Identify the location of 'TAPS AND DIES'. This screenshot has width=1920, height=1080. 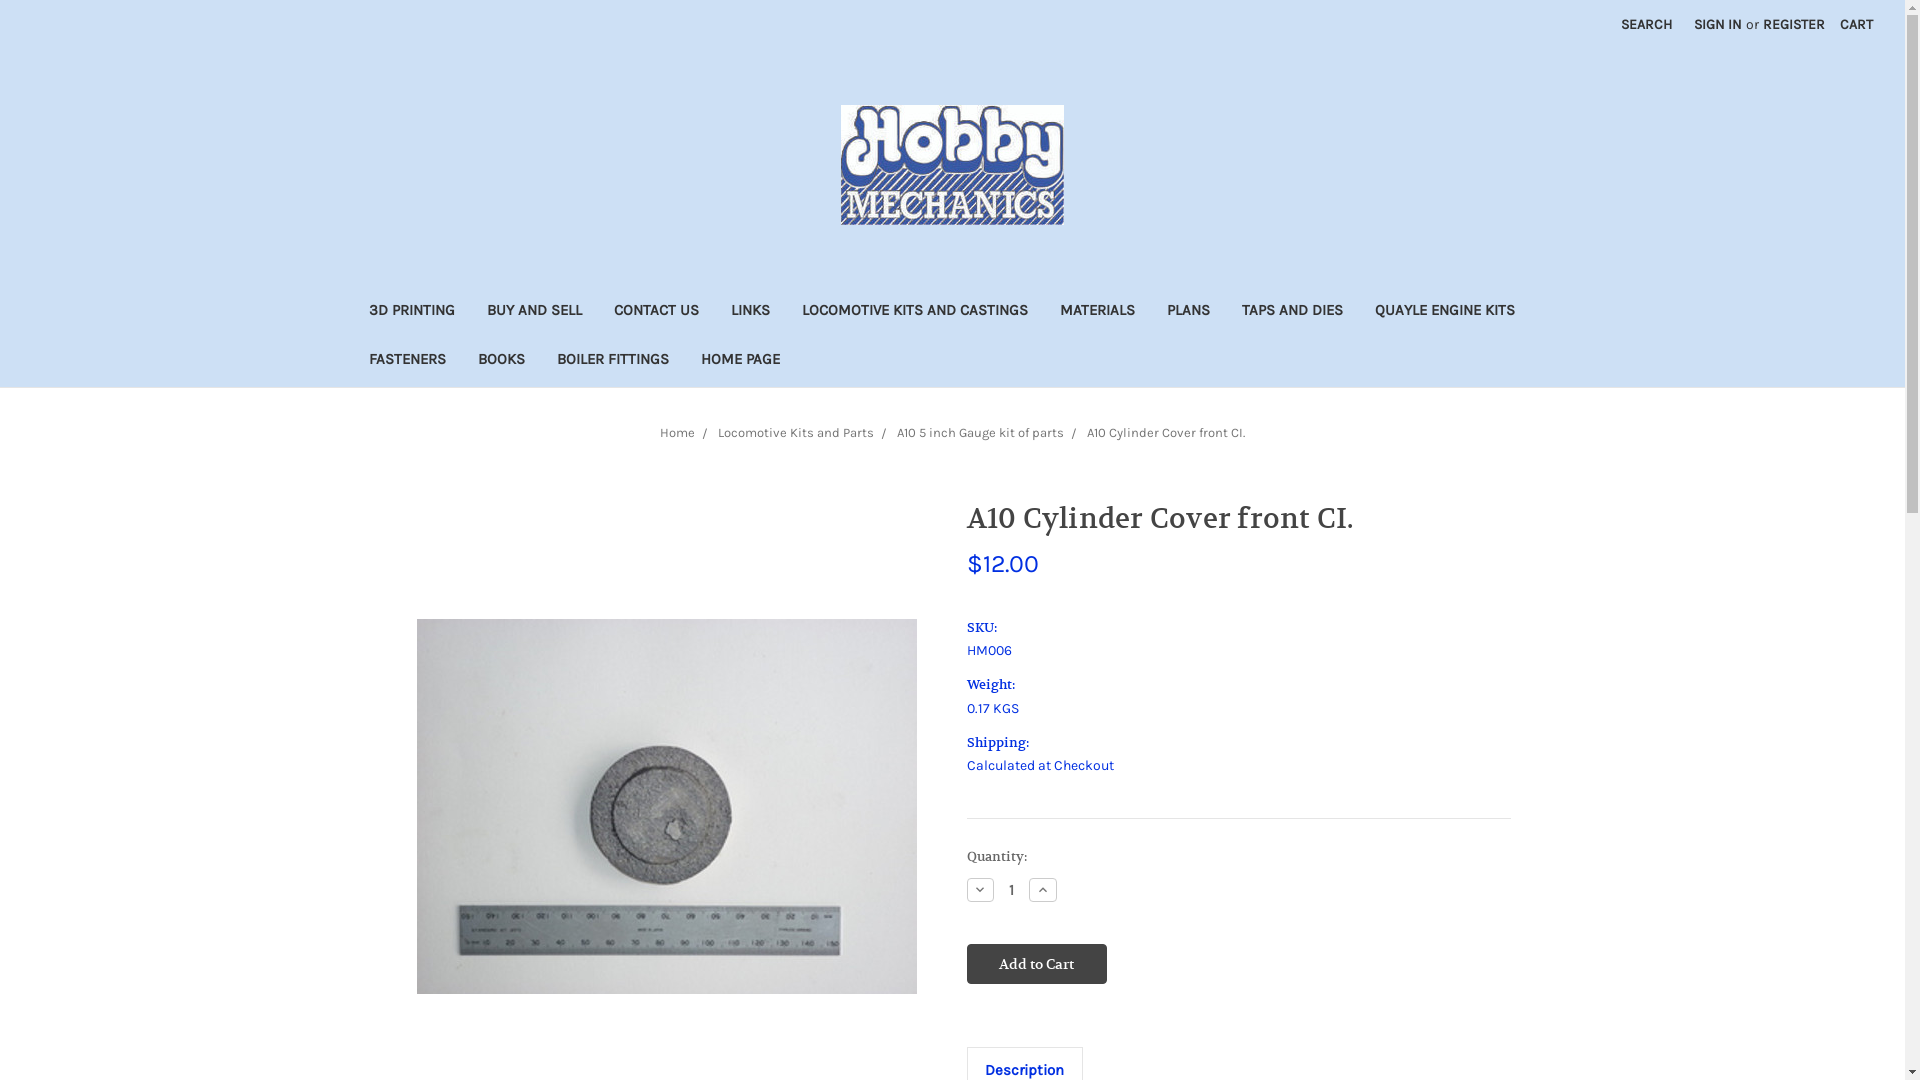
(1292, 312).